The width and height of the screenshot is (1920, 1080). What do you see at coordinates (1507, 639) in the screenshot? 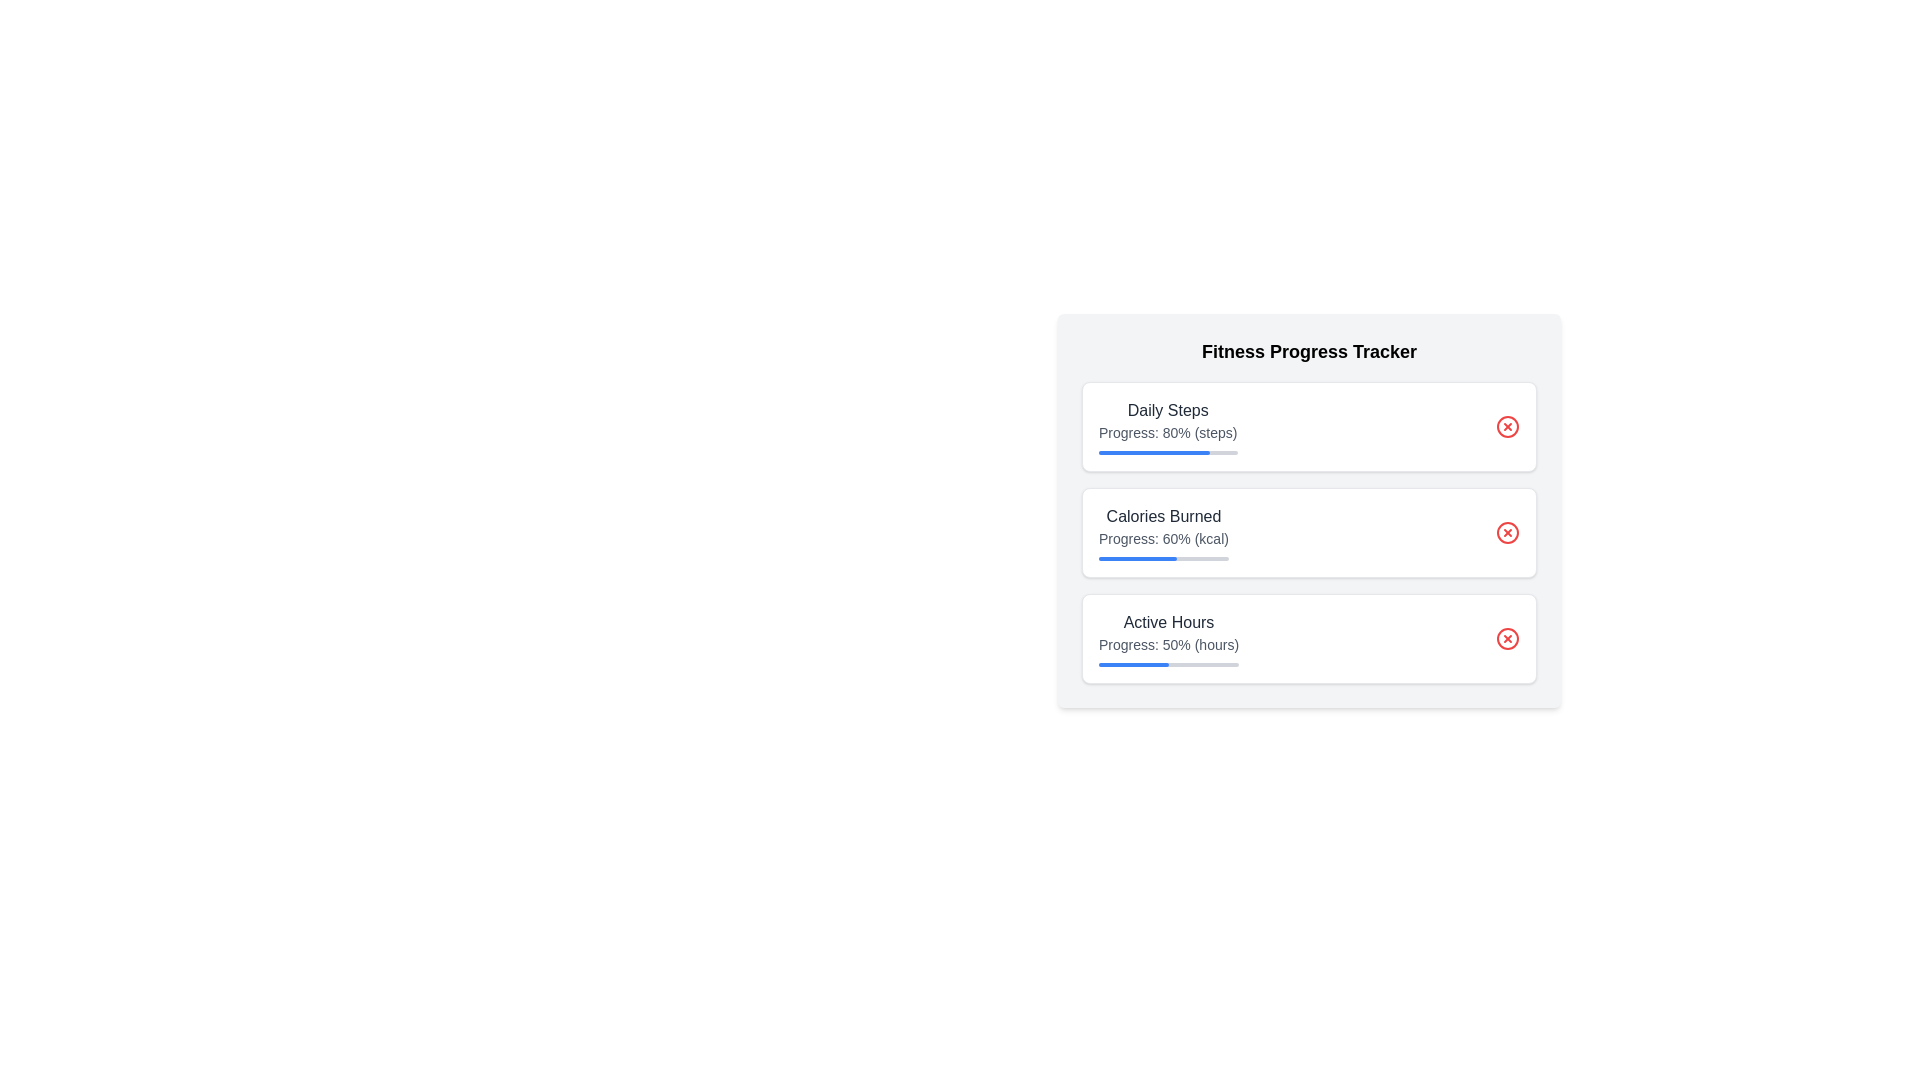
I see `the red circular icon of the cancel button, which is part of the 'Active Hours' progress tracker, to initiate a removal or clear action` at bounding box center [1507, 639].